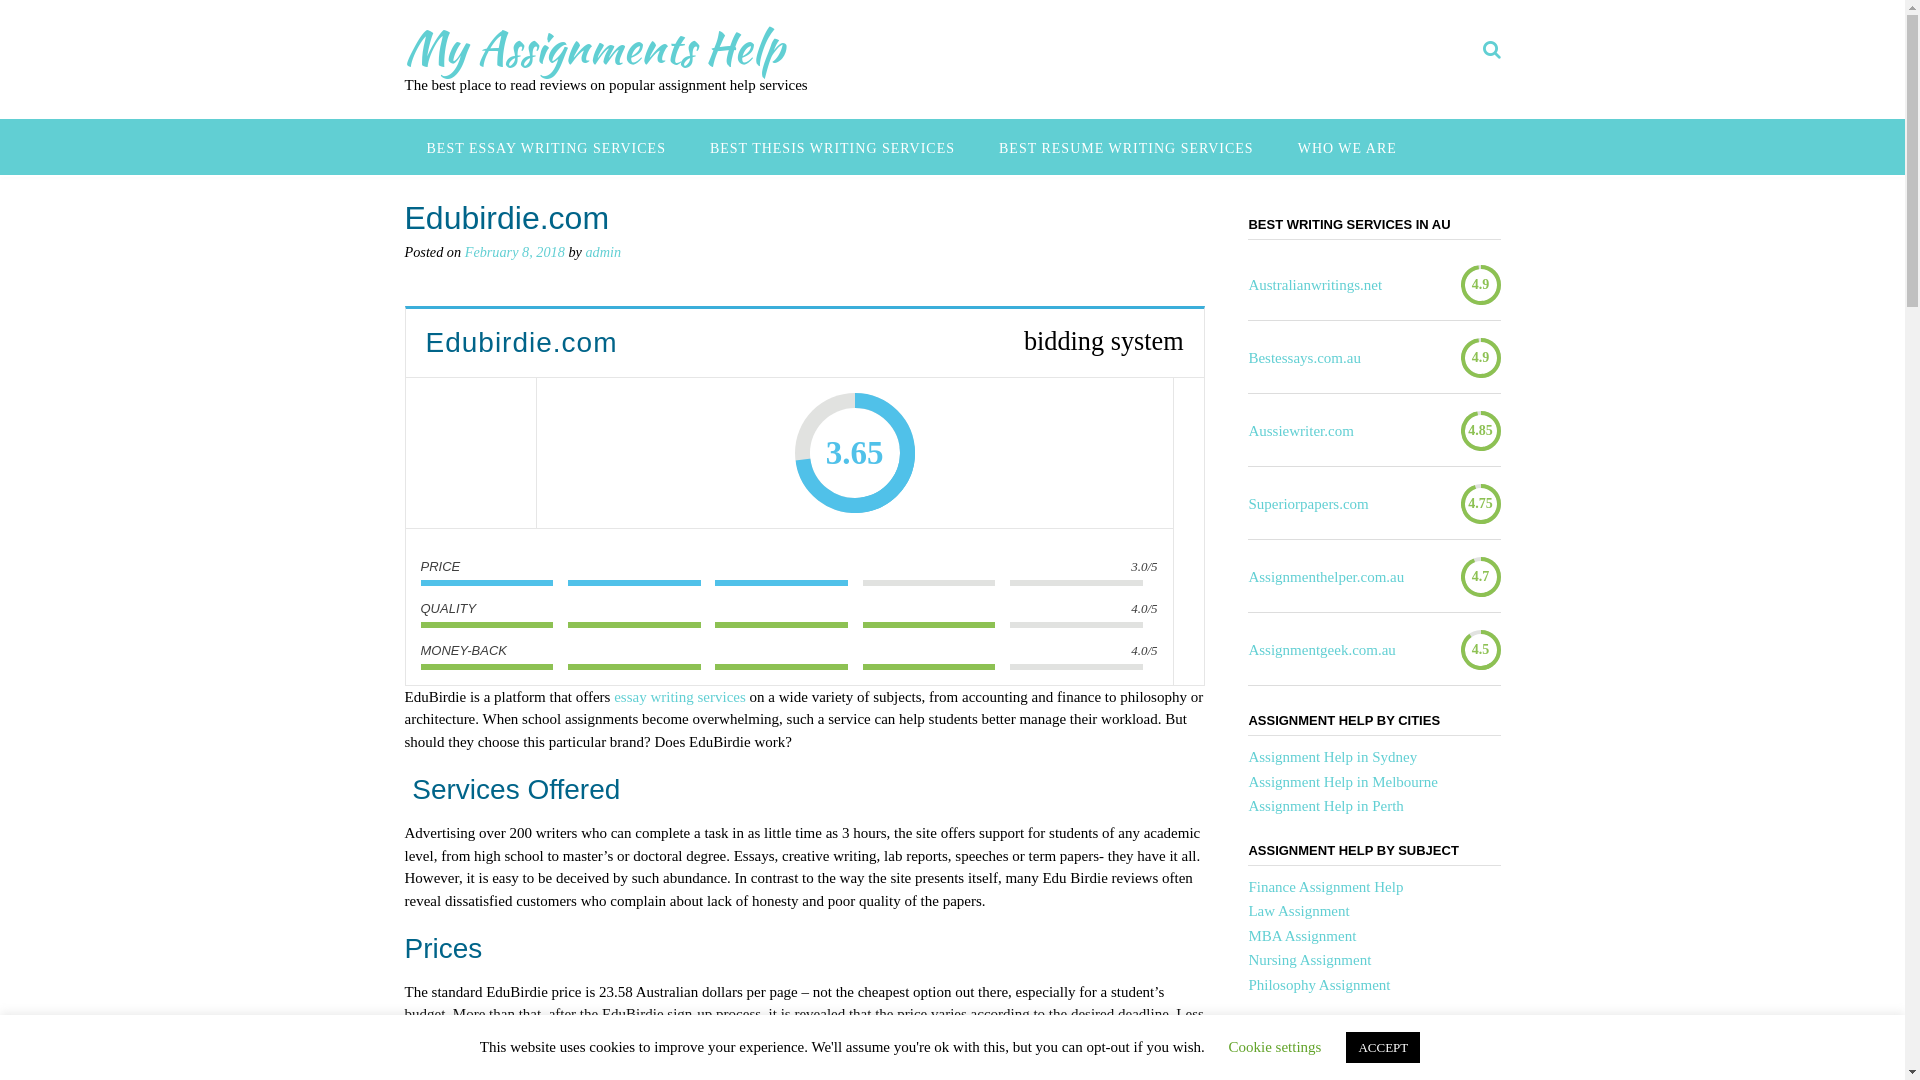 The image size is (1920, 1080). What do you see at coordinates (1315, 285) in the screenshot?
I see `'Australianwritings.net'` at bounding box center [1315, 285].